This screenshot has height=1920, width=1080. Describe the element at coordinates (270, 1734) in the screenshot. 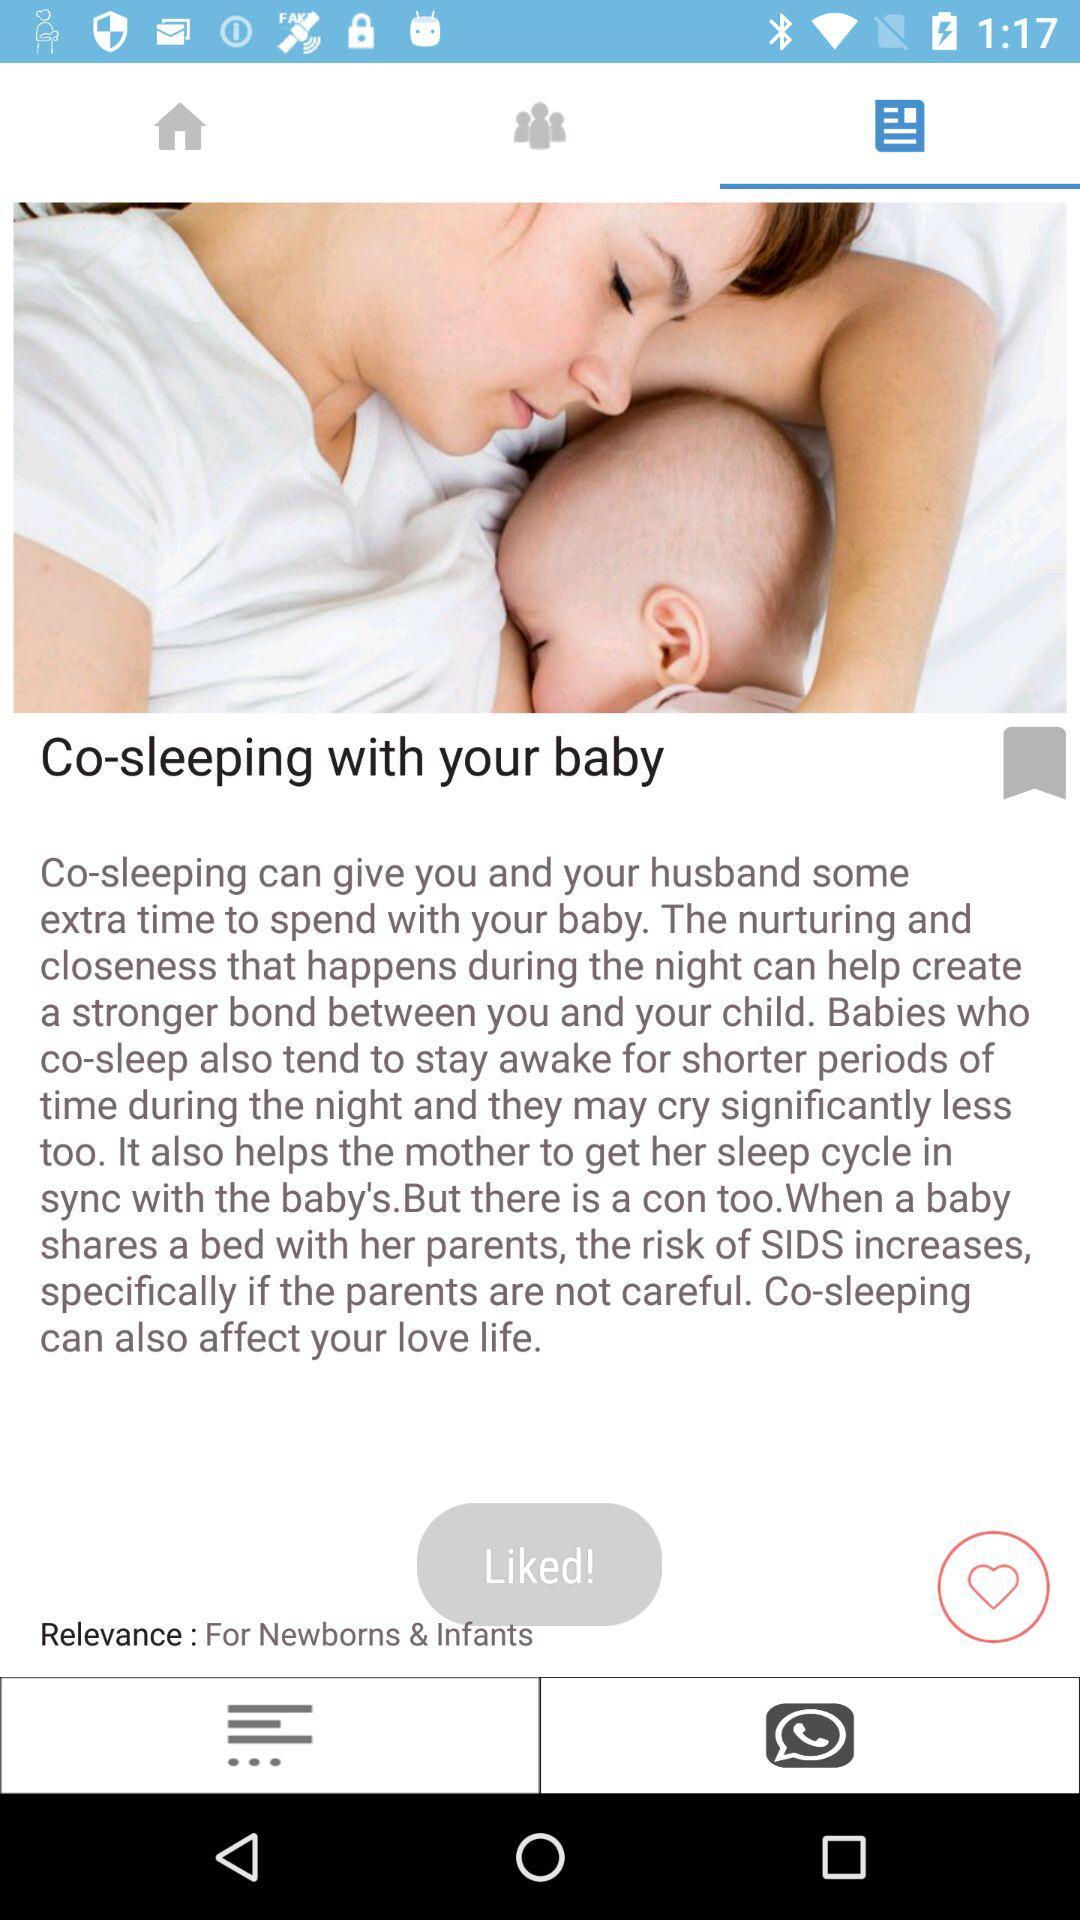

I see `sleep cycle` at that location.